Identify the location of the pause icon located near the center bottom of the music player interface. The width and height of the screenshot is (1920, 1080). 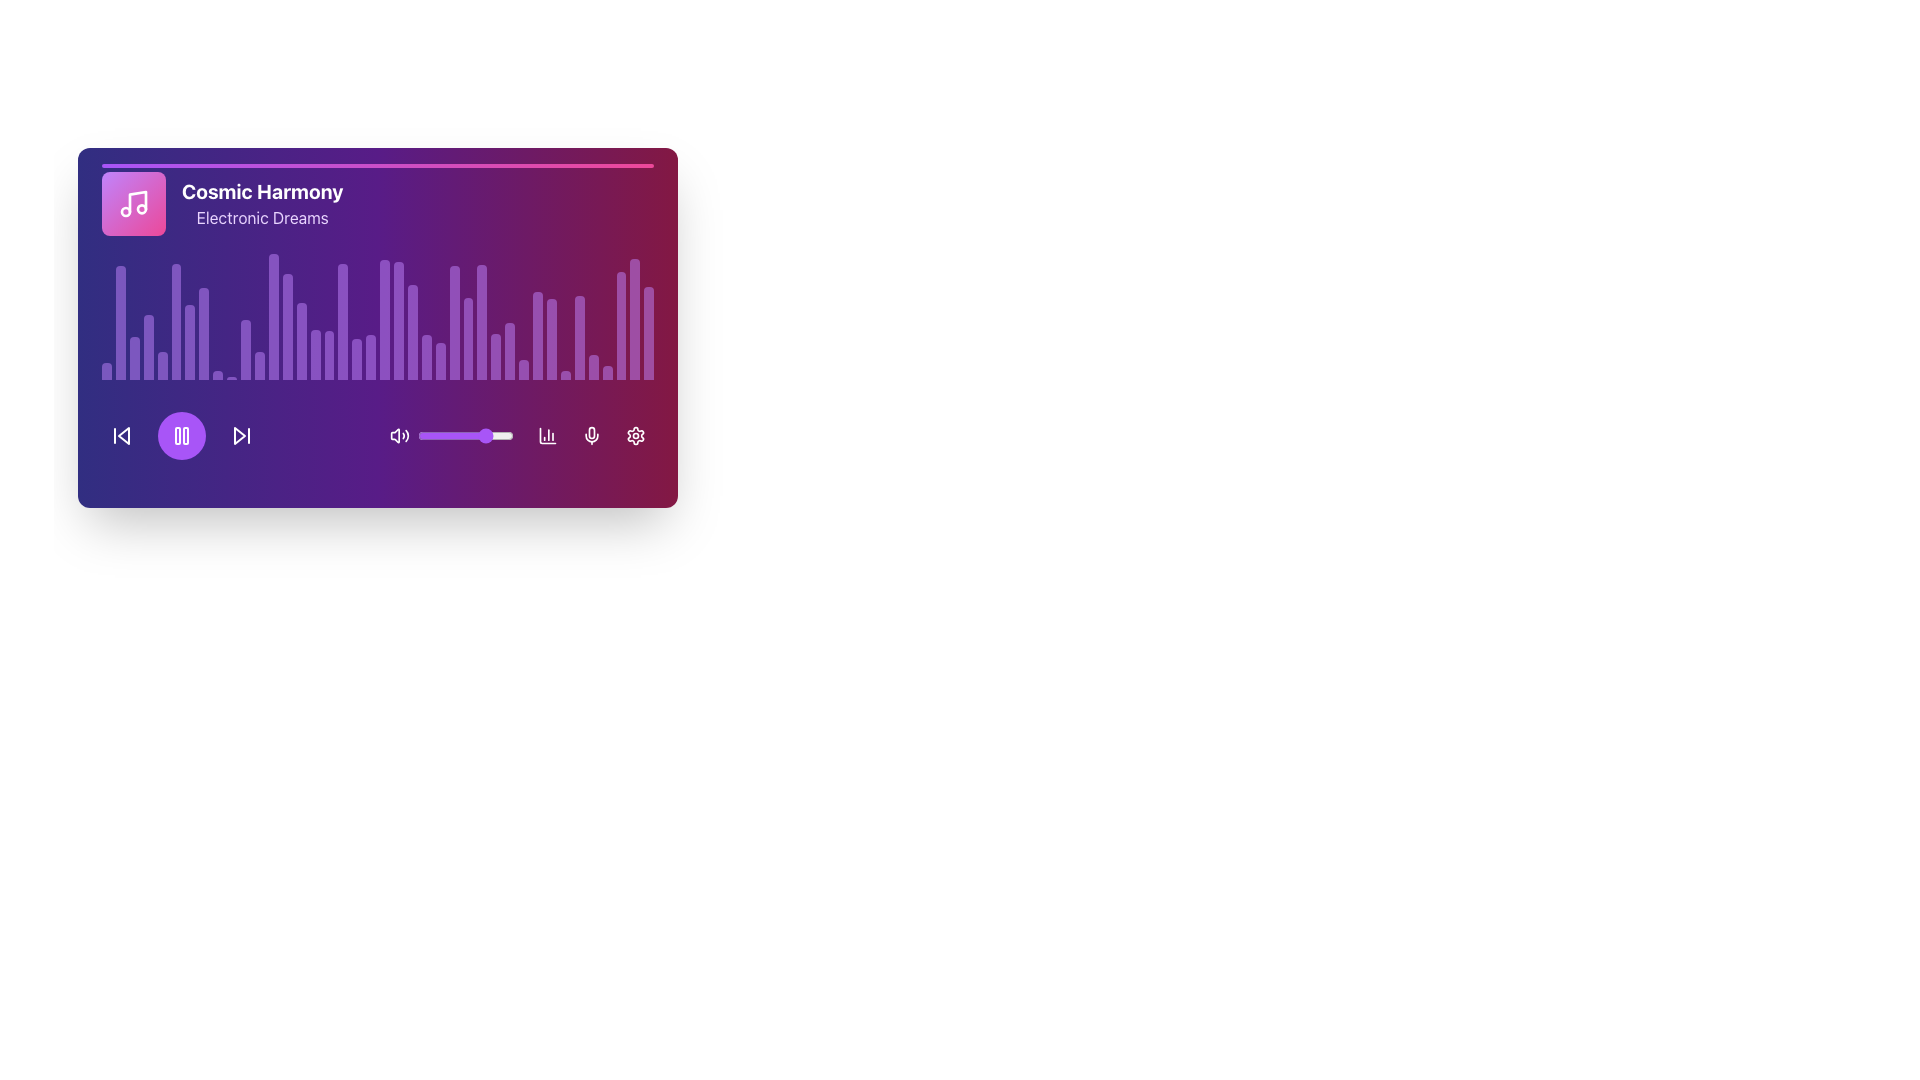
(182, 434).